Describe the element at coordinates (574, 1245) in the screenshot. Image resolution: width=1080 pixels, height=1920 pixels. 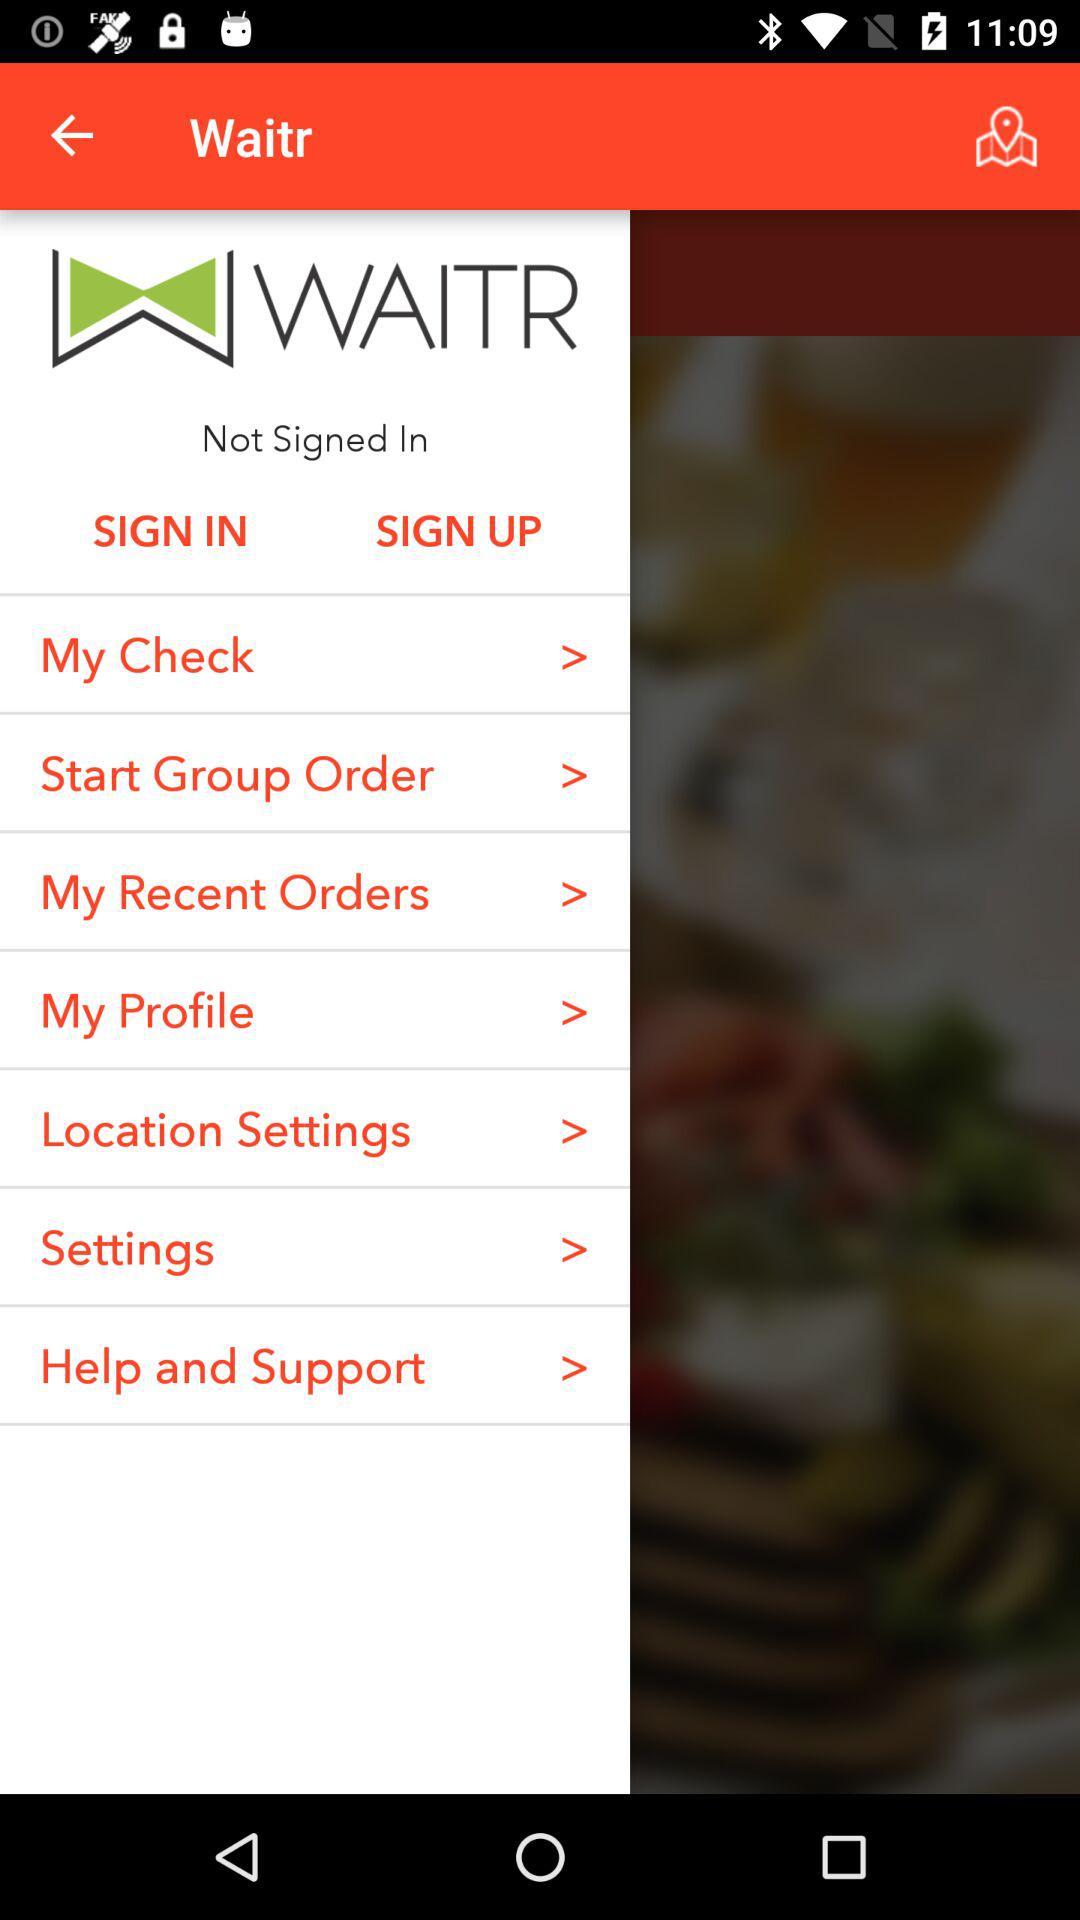
I see `> item` at that location.